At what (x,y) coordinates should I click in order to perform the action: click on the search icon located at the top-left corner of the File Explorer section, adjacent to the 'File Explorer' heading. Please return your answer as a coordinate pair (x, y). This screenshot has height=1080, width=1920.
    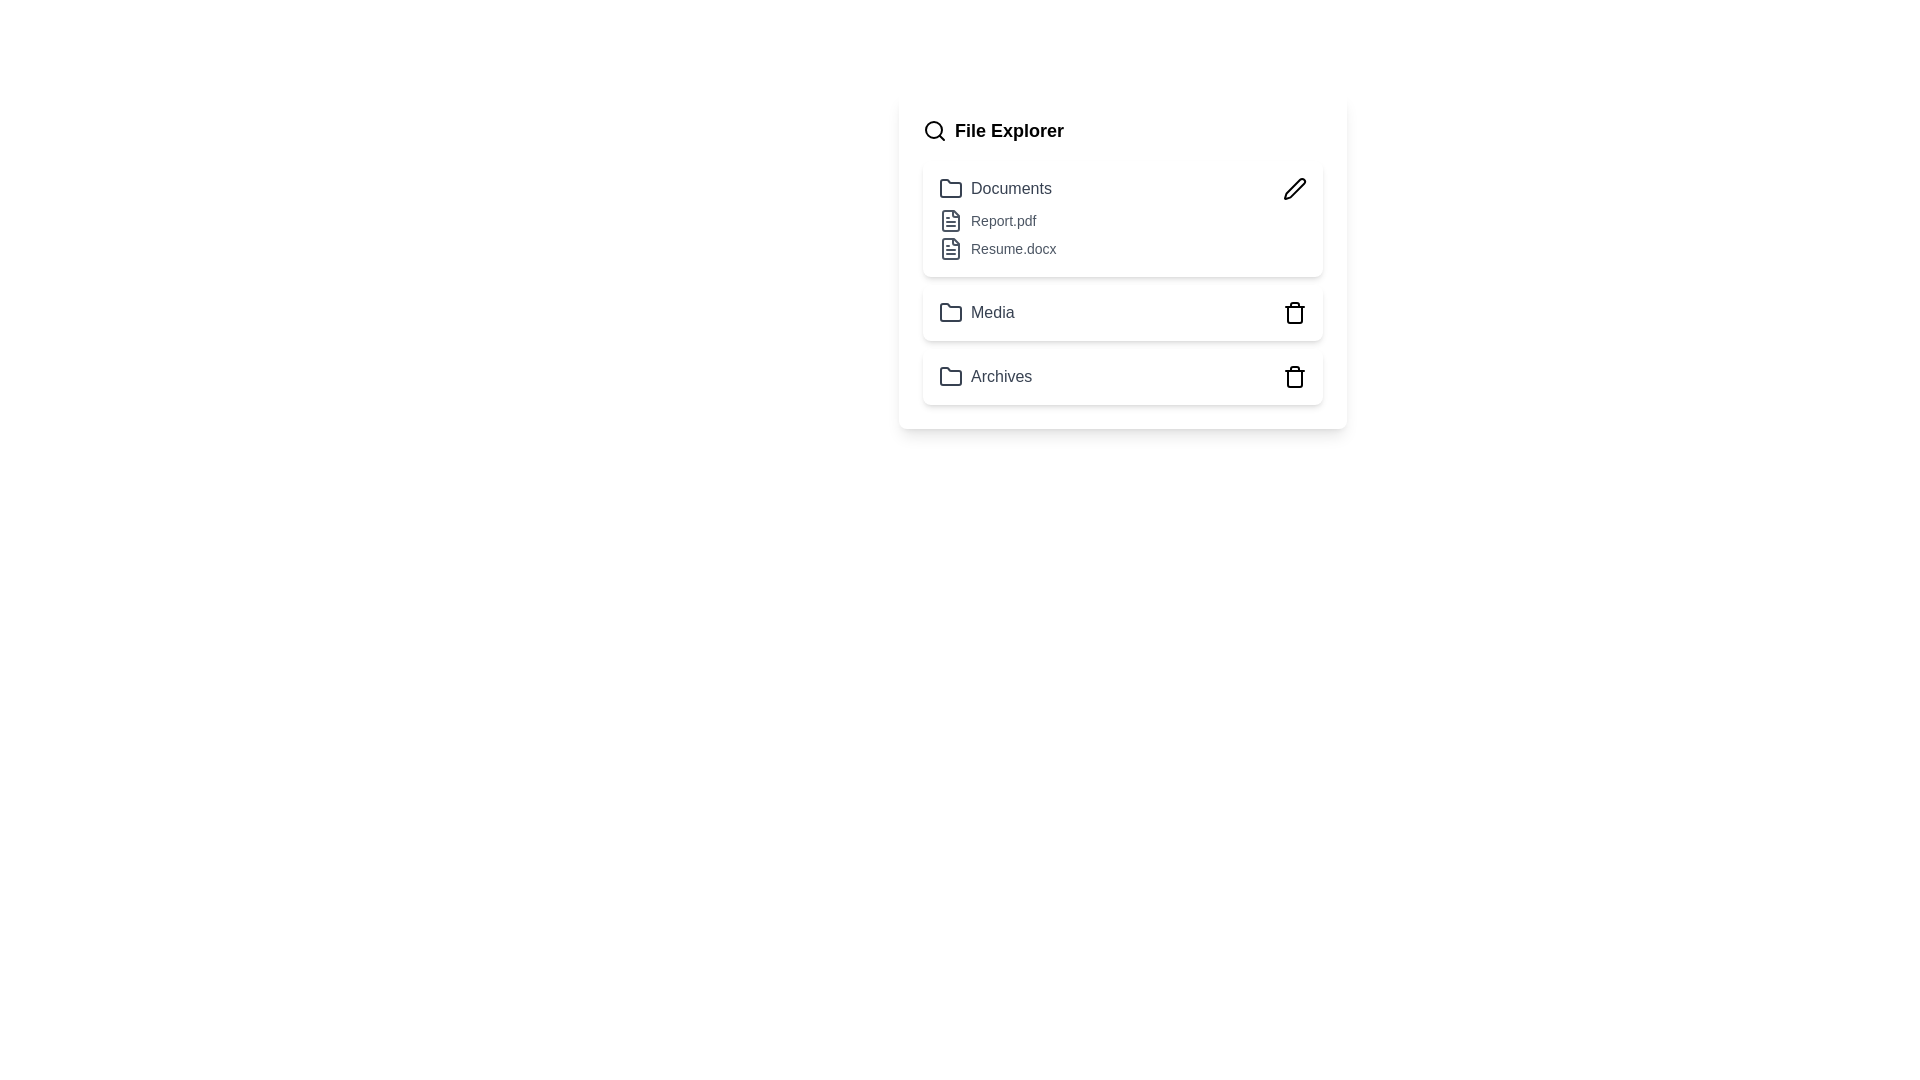
    Looking at the image, I should click on (934, 131).